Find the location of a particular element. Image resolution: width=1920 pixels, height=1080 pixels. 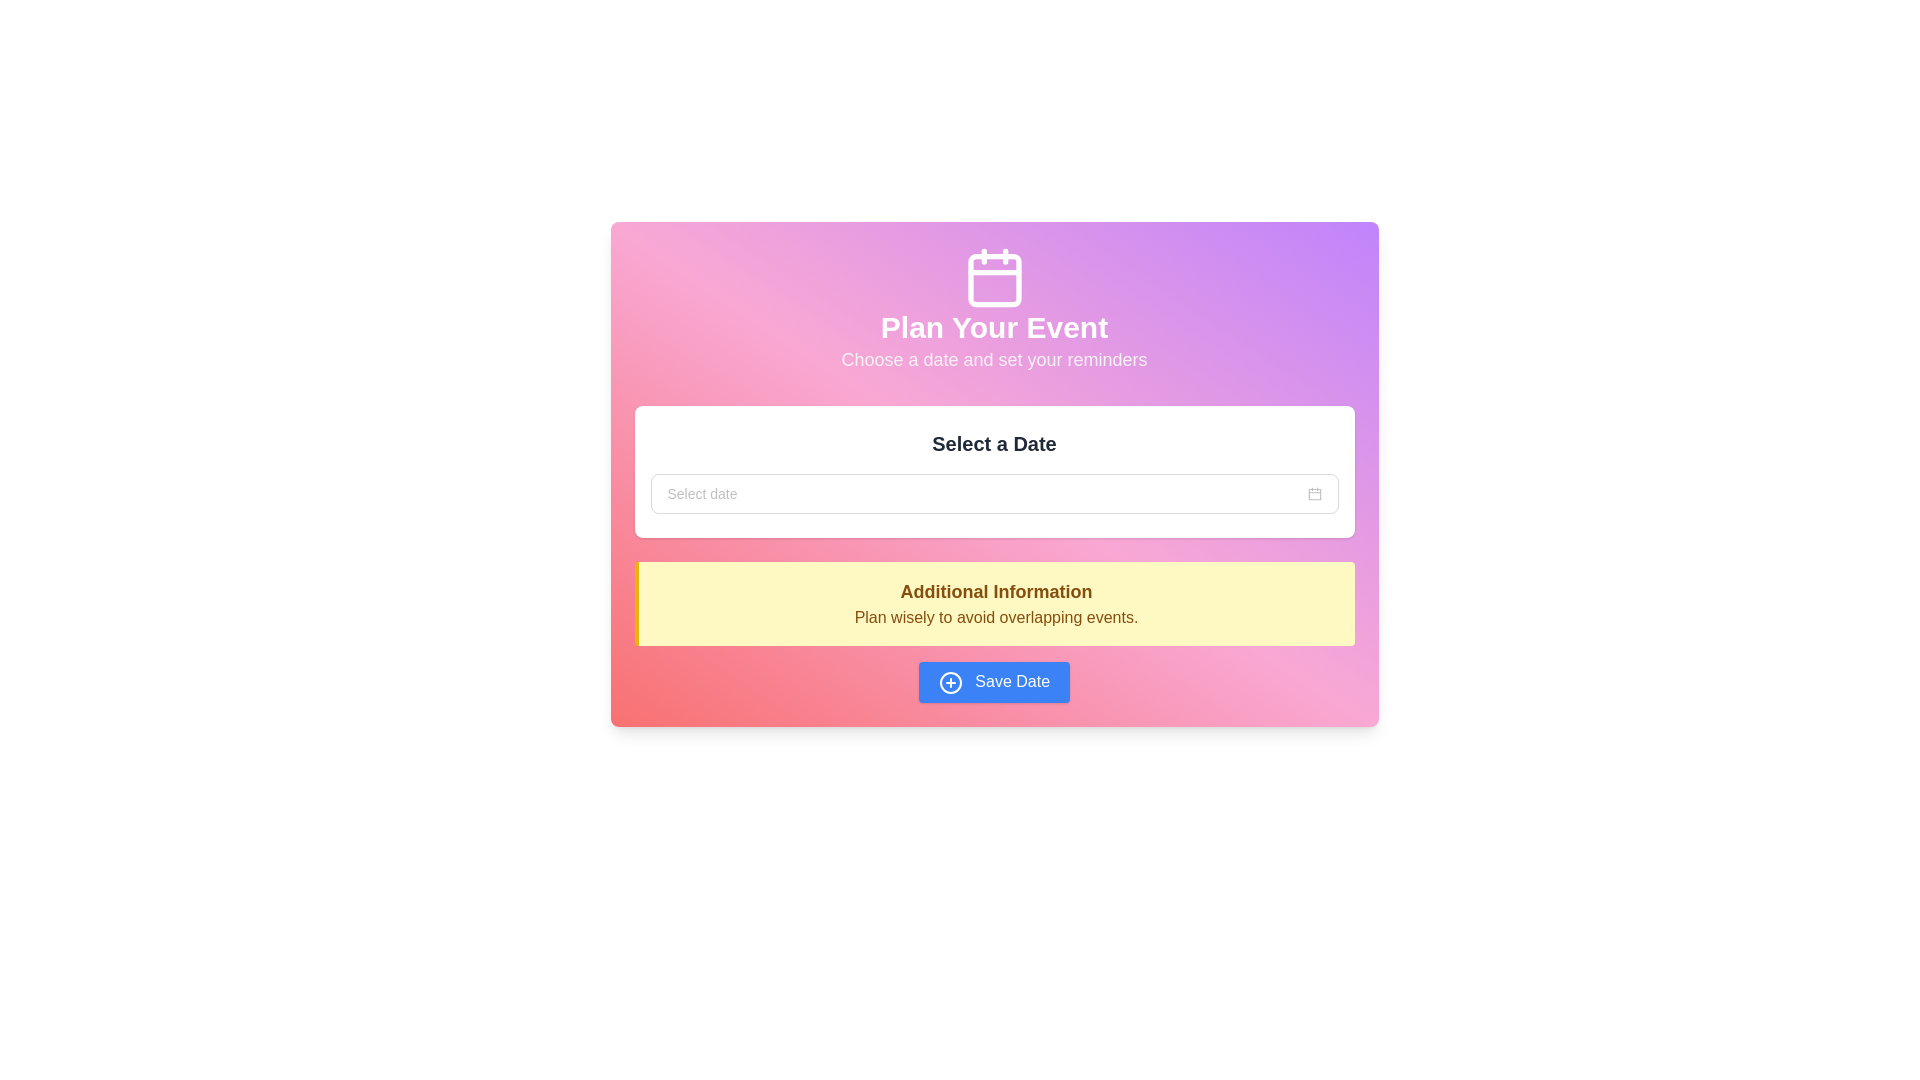

the save date button located below the 'Additional Information' section is located at coordinates (994, 681).